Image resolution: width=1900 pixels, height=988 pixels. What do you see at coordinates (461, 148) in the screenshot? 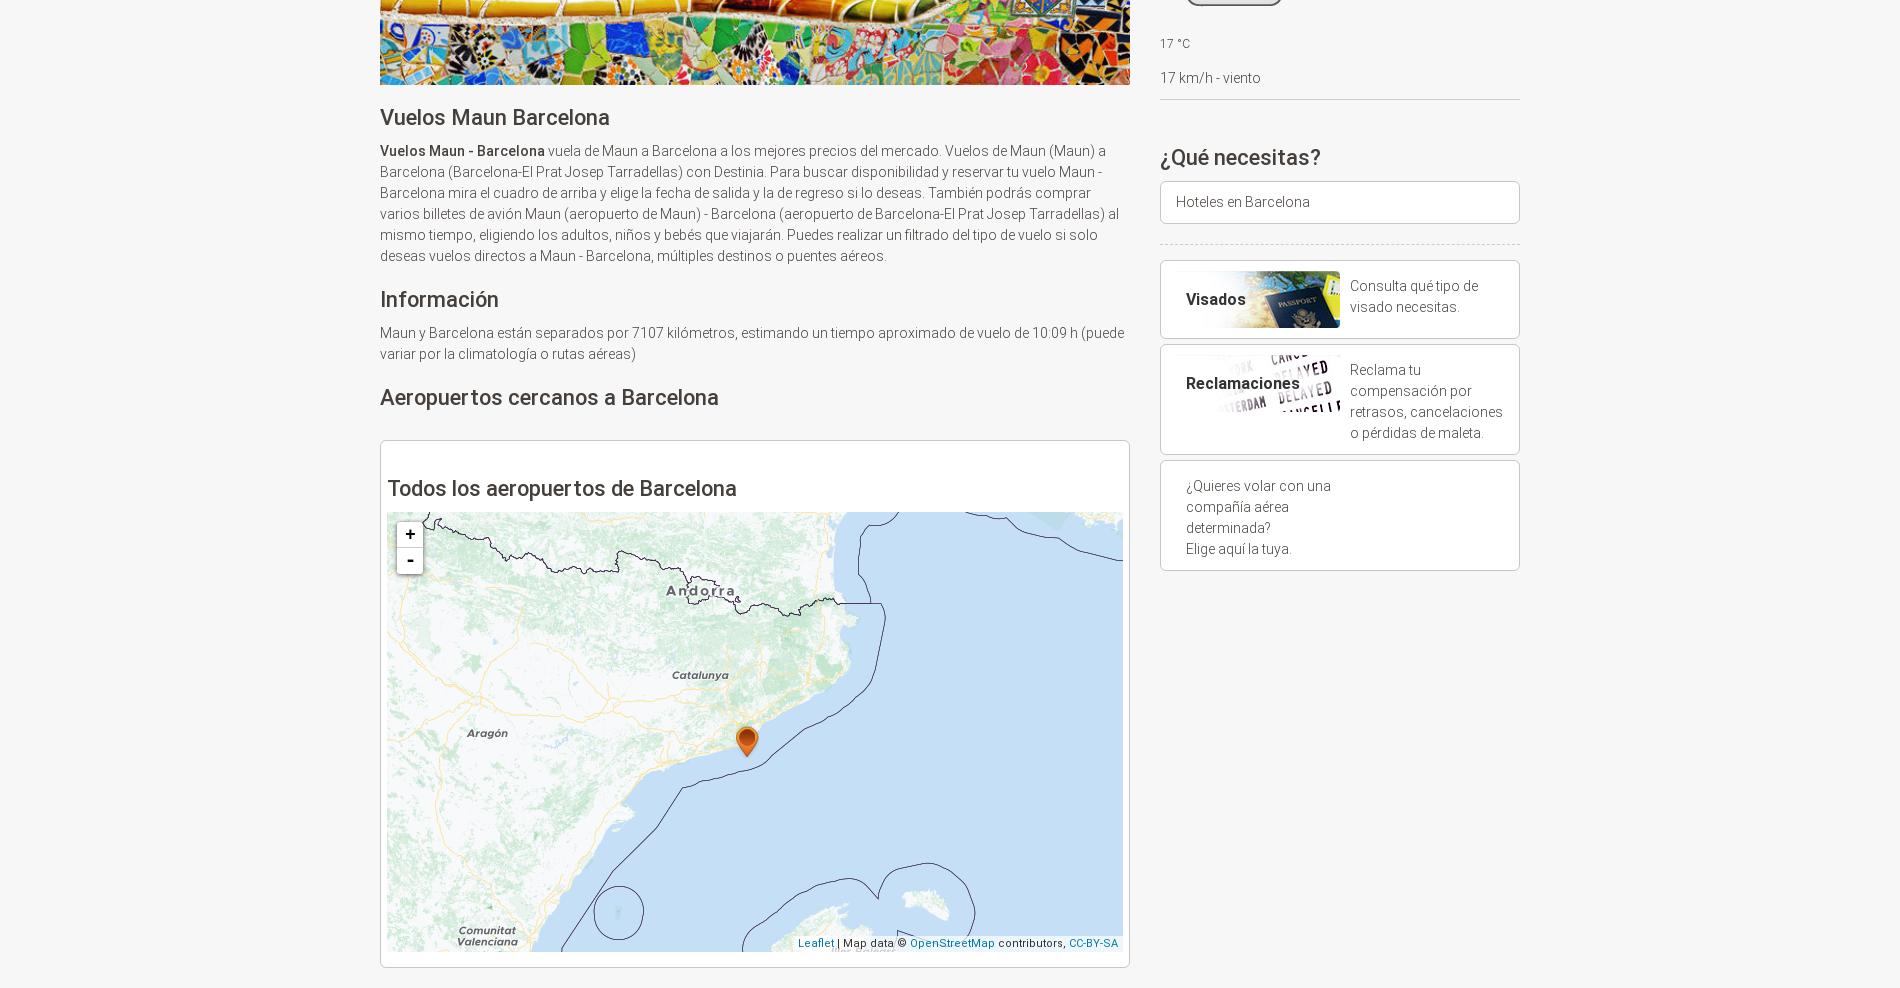
I see `'Vuelos Maun - Barcelona'` at bounding box center [461, 148].